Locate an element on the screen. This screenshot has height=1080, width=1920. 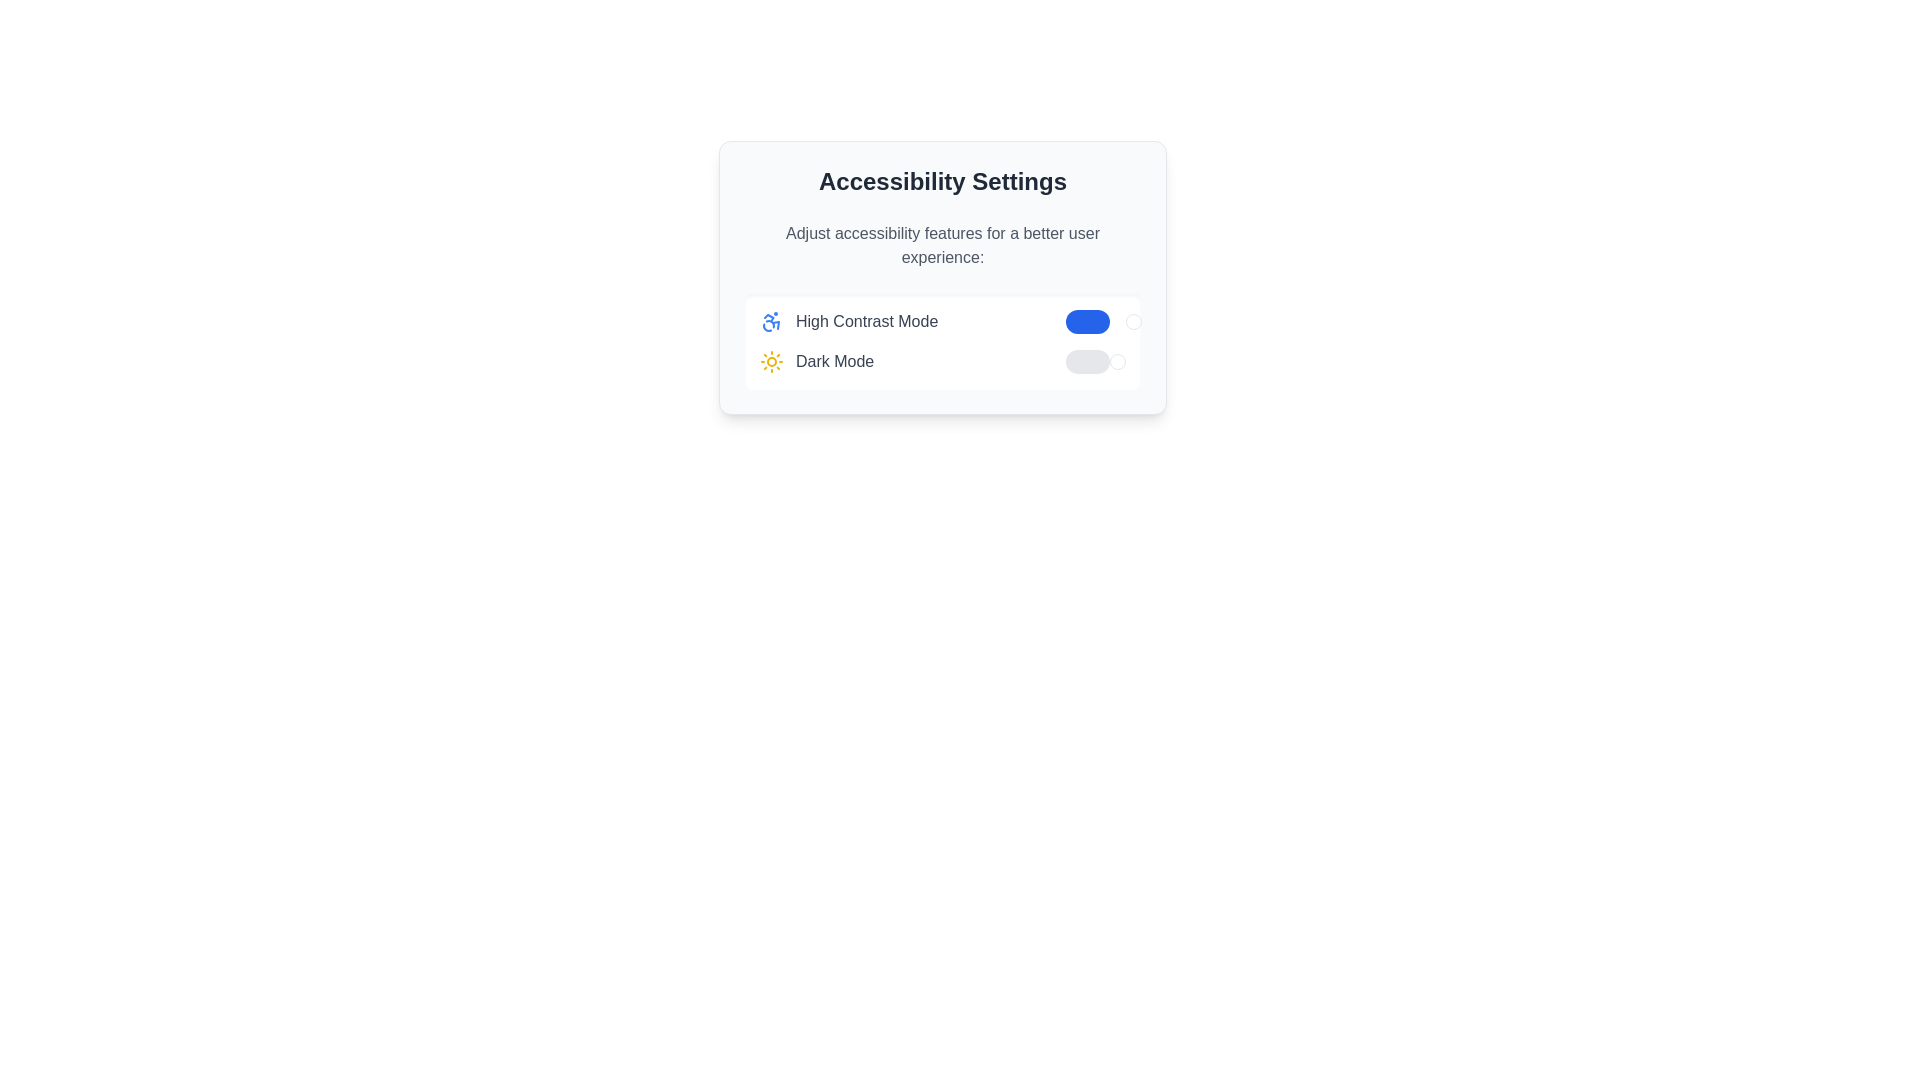
the toggle switch for High Contrast Mode is located at coordinates (1094, 320).